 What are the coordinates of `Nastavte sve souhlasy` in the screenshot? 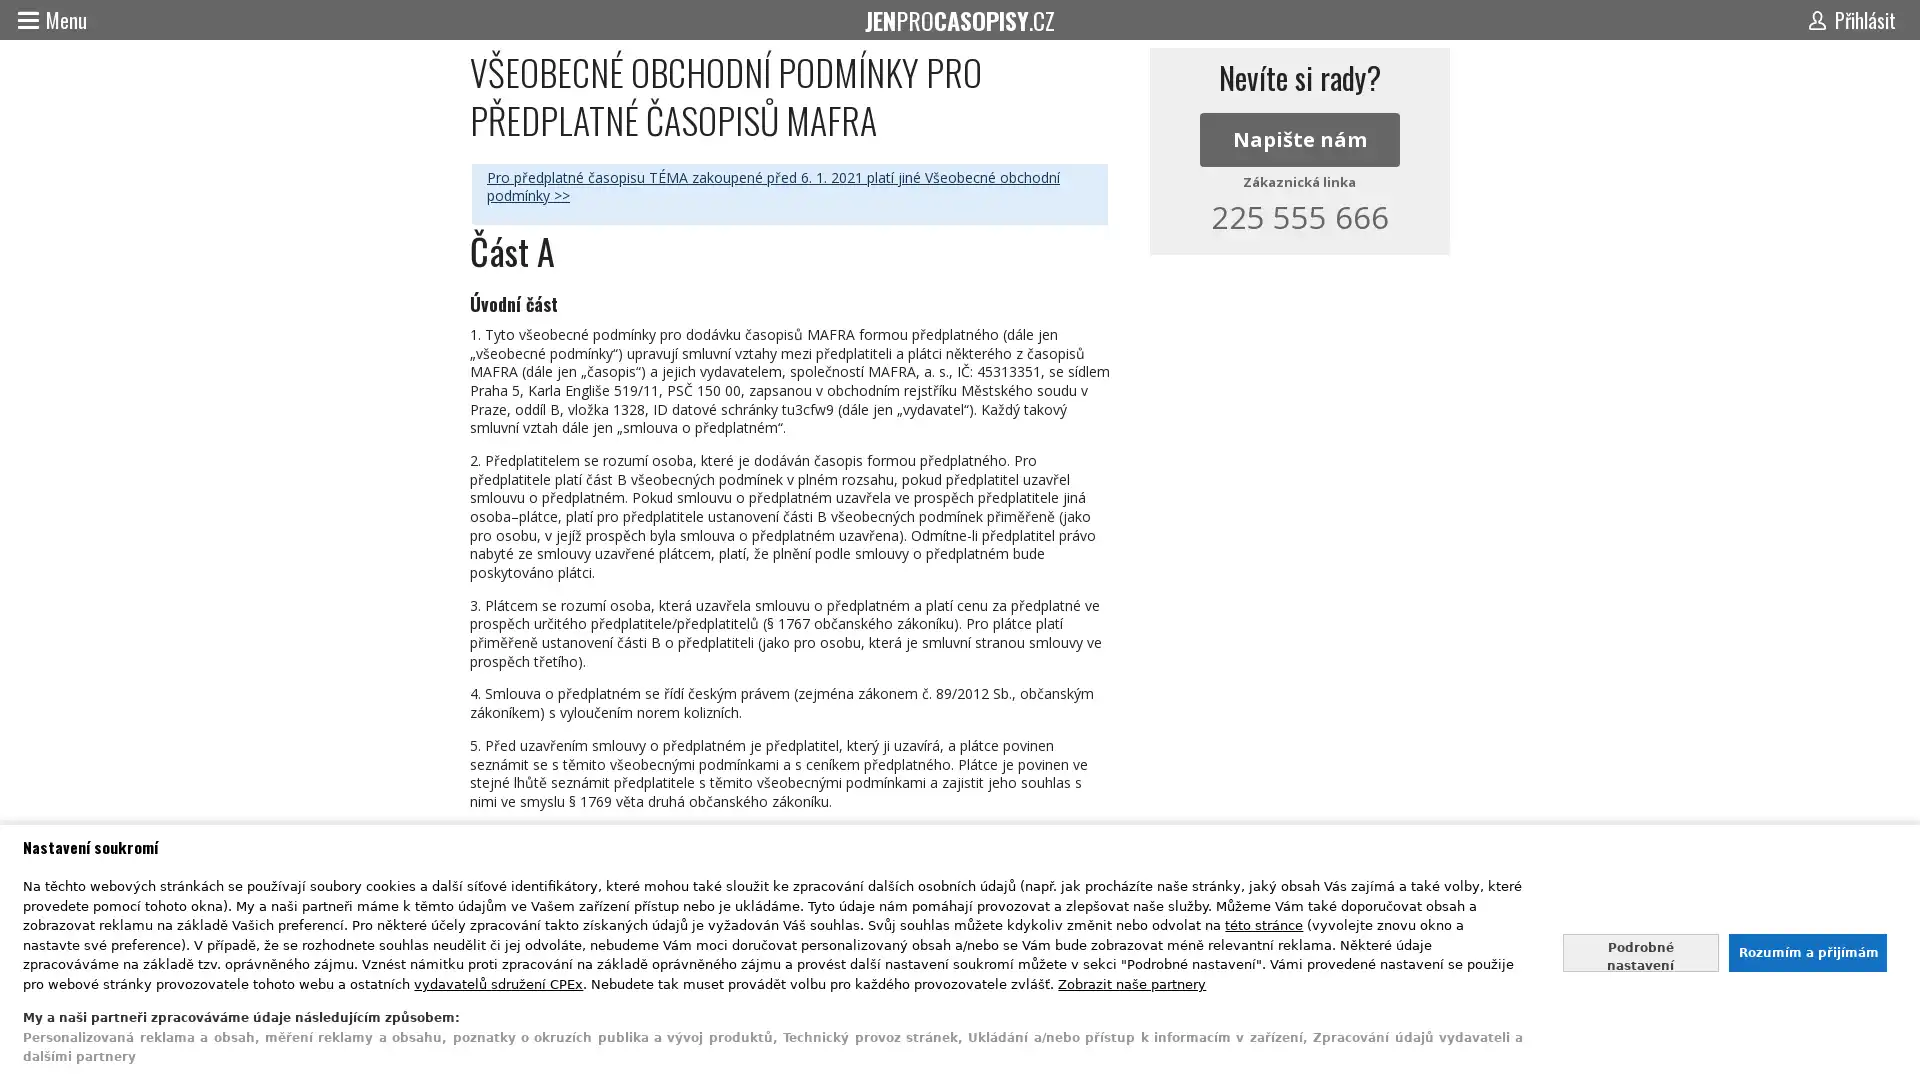 It's located at (1640, 951).